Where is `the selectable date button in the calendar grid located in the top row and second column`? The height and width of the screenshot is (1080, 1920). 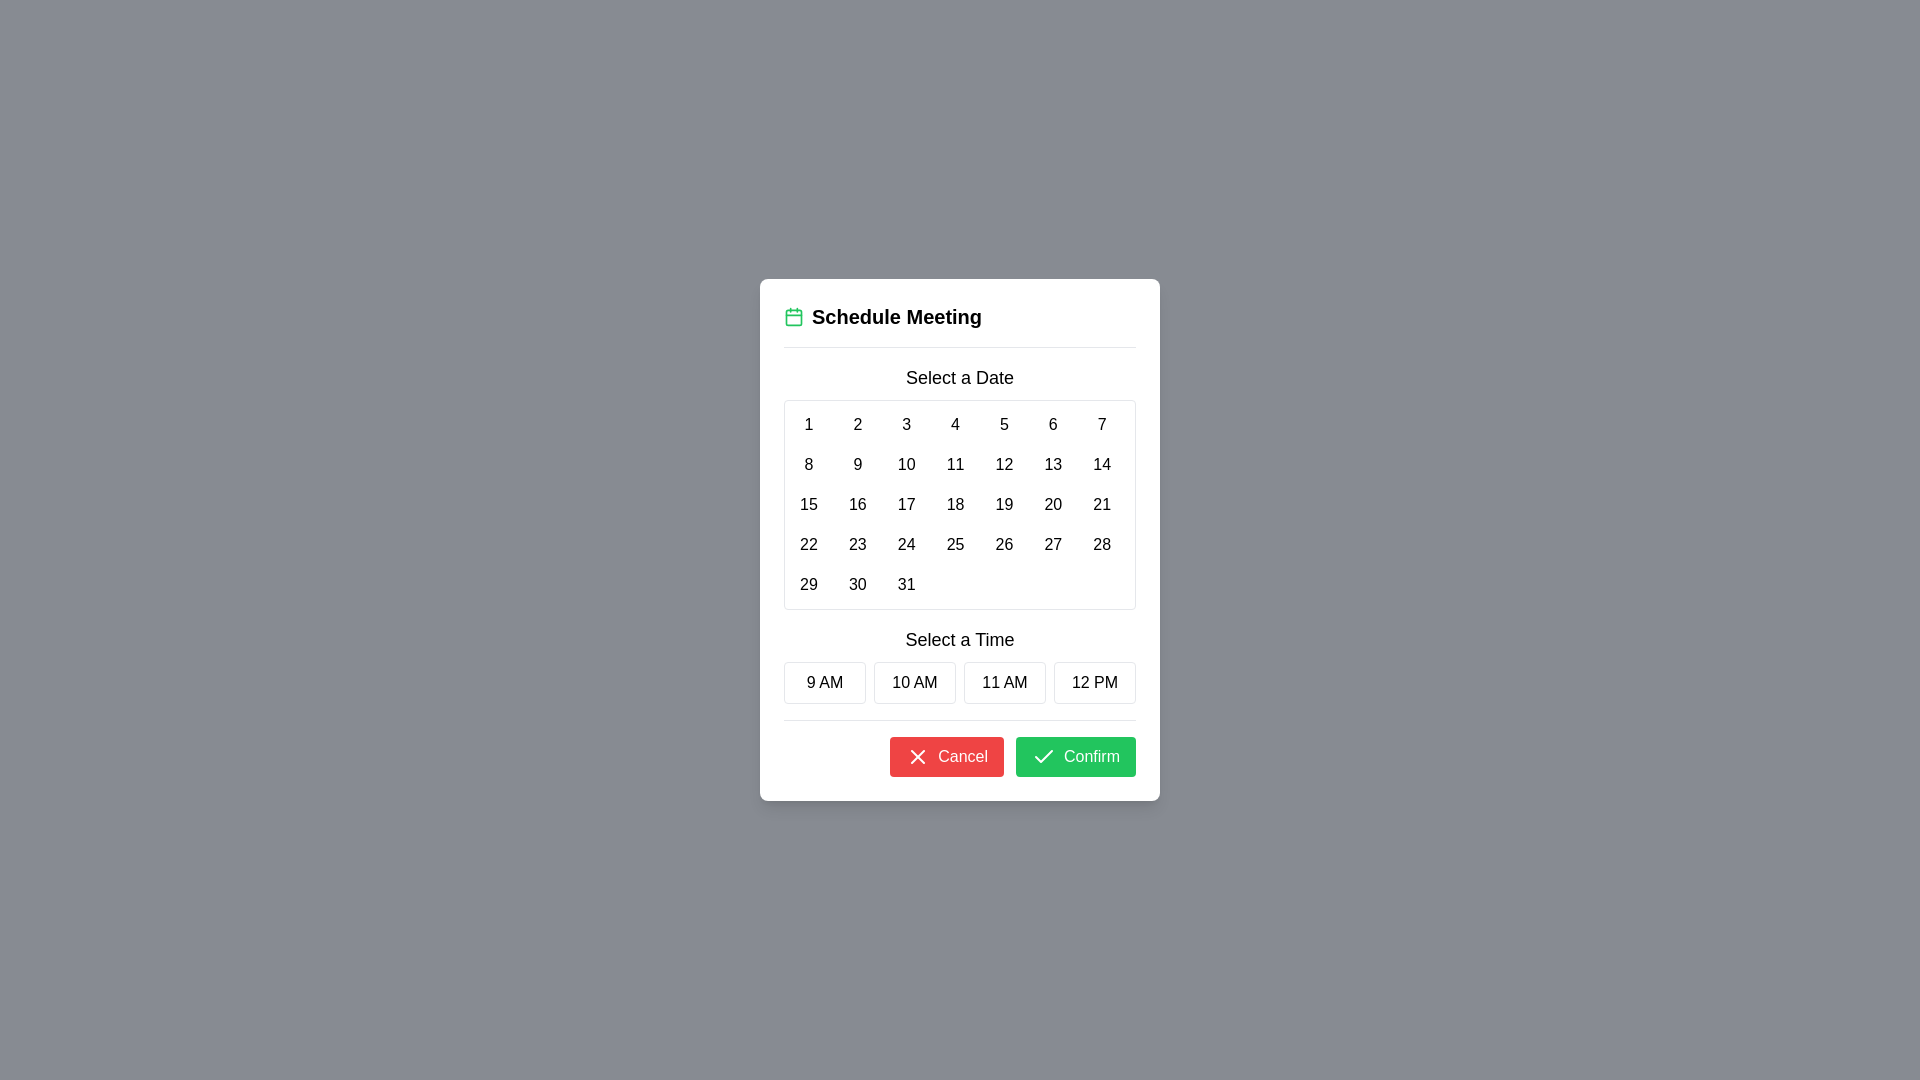 the selectable date button in the calendar grid located in the top row and second column is located at coordinates (857, 423).